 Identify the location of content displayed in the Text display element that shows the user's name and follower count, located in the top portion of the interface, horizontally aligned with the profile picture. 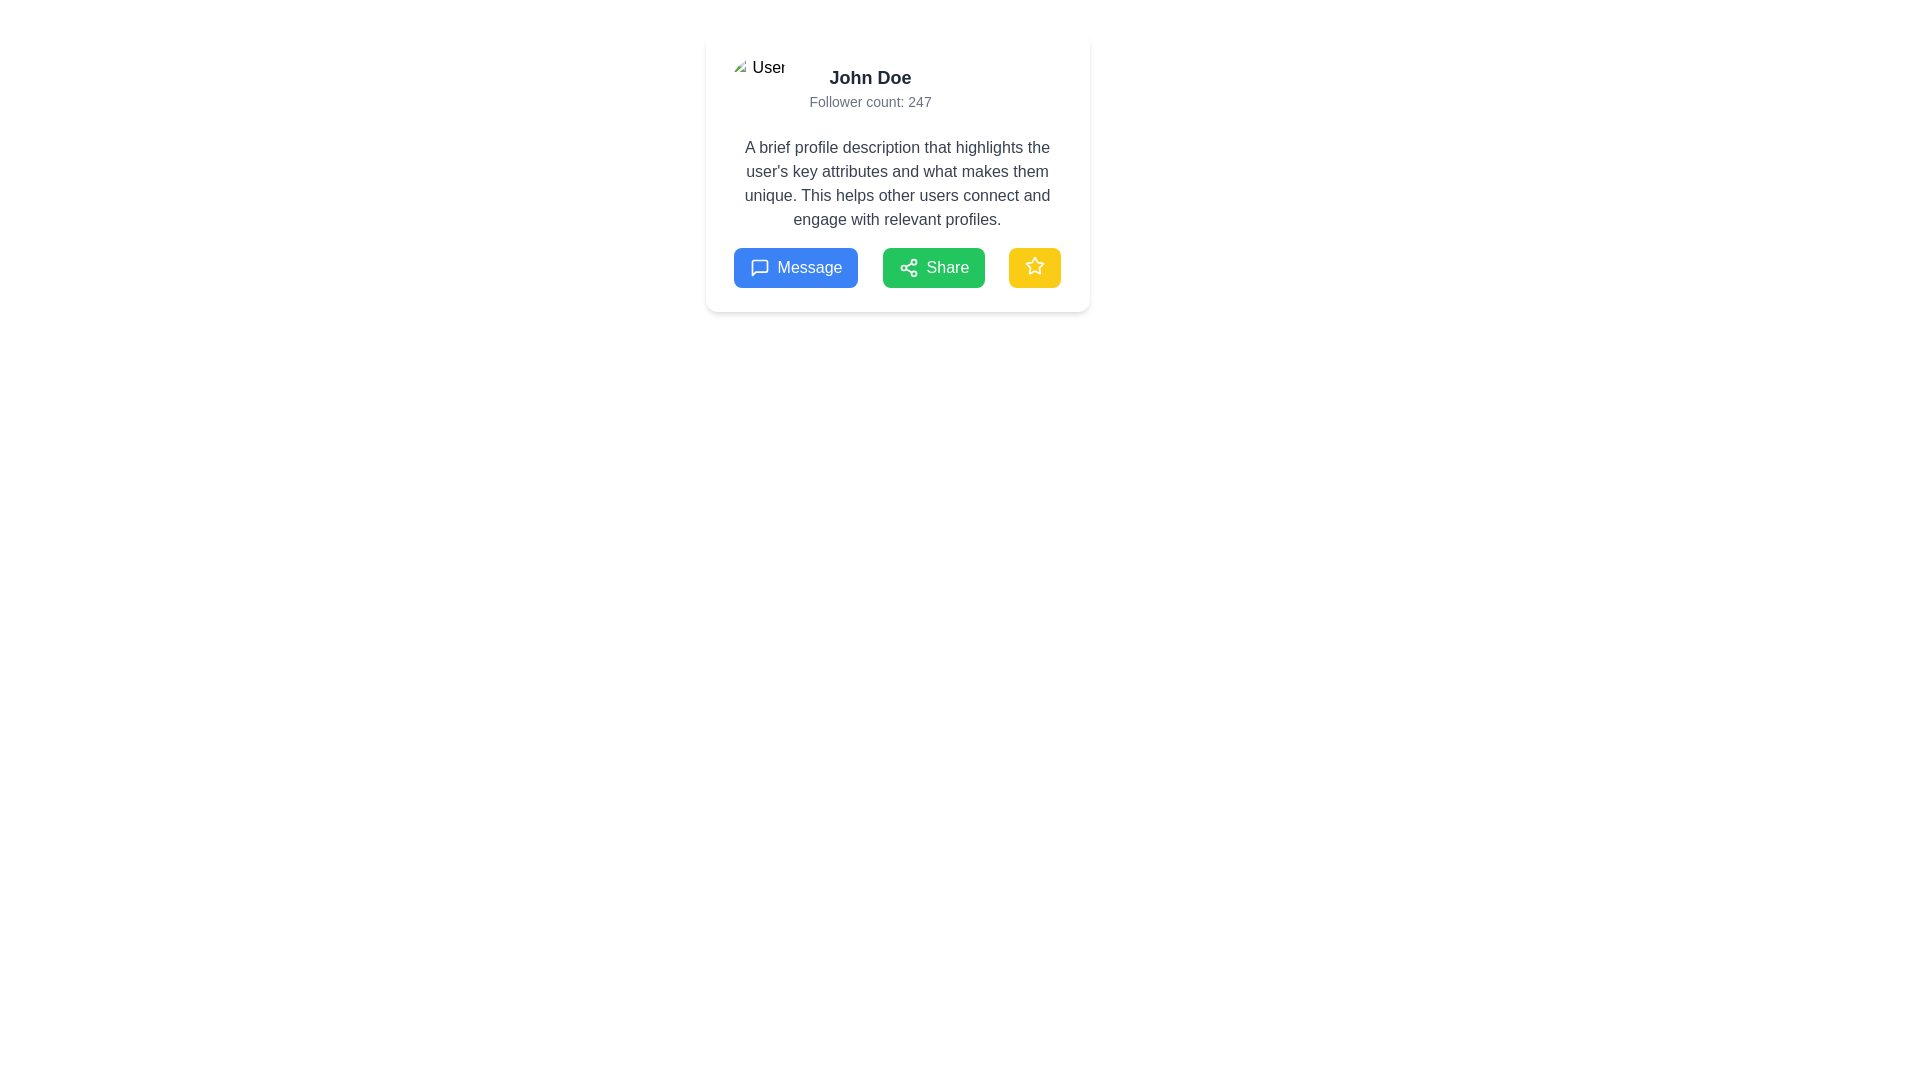
(870, 87).